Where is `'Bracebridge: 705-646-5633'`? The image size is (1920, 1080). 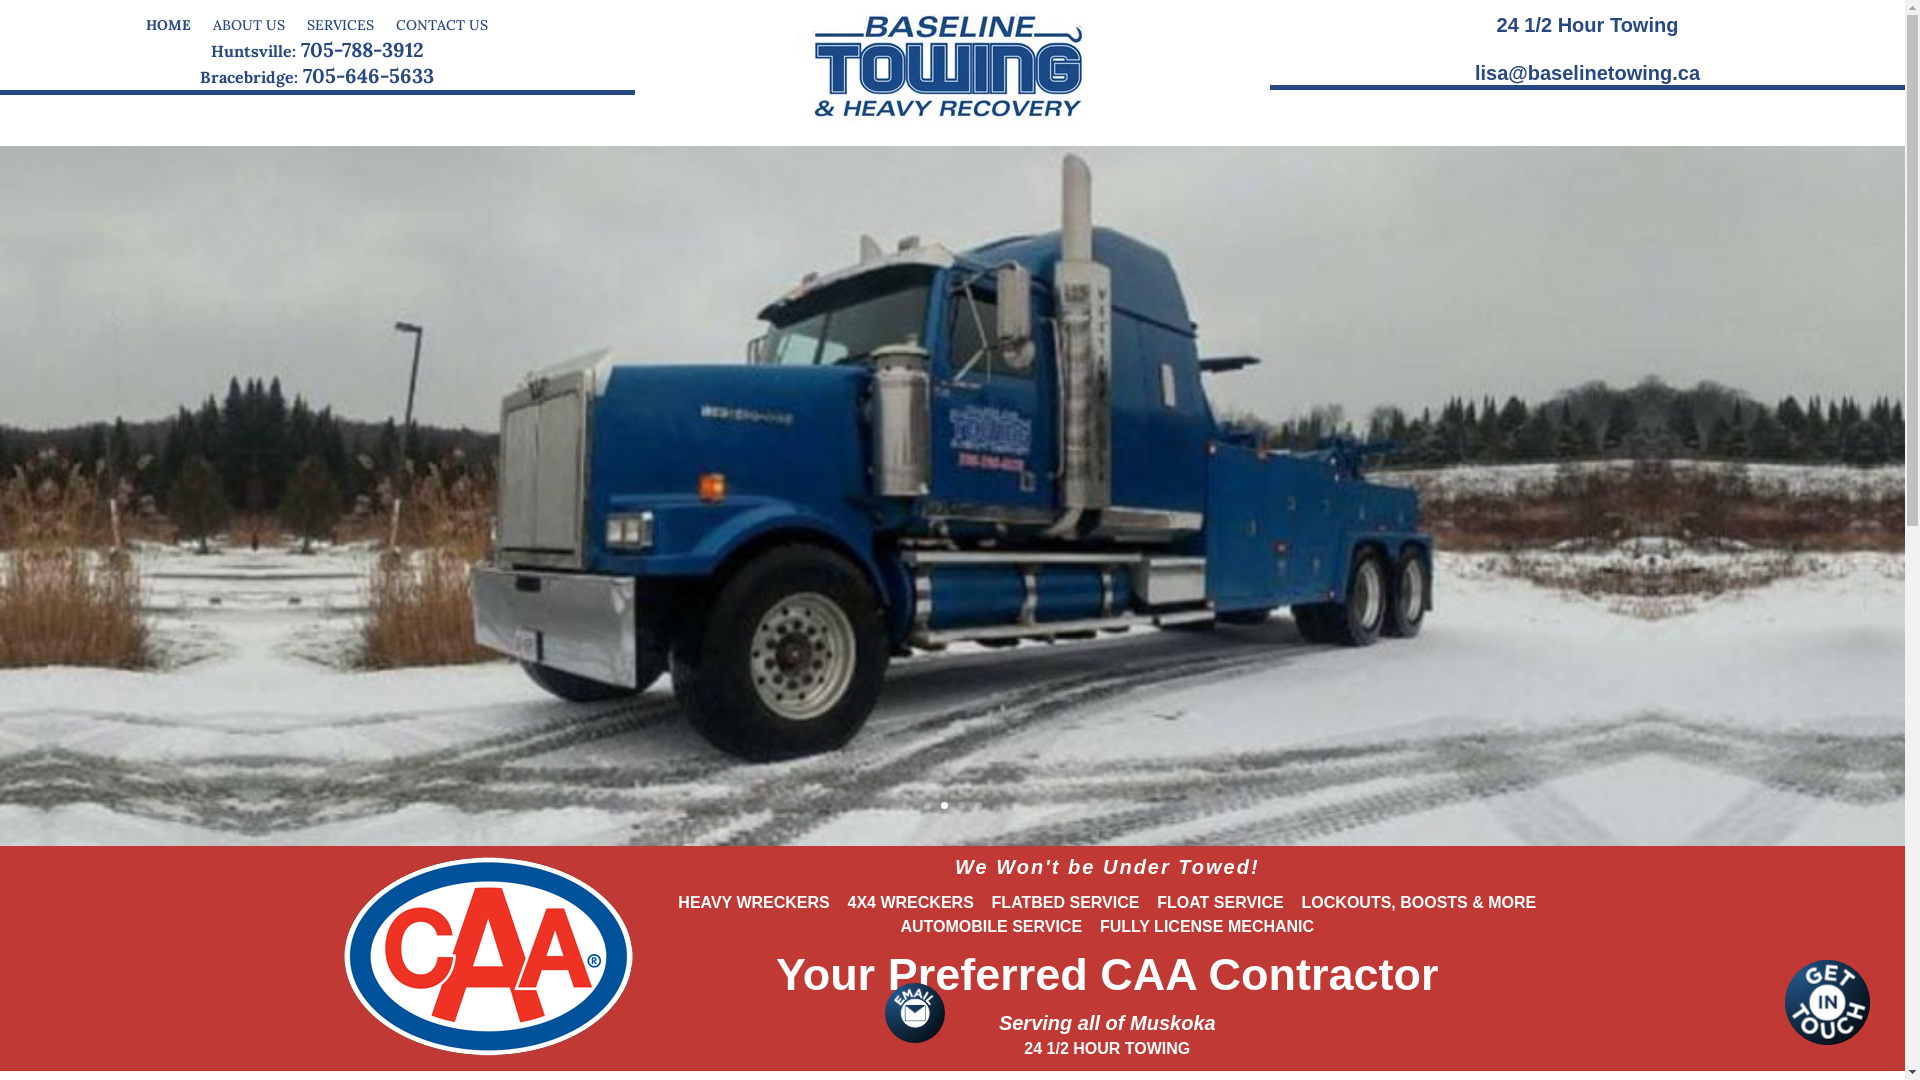
'Bracebridge: 705-646-5633' is located at coordinates (315, 74).